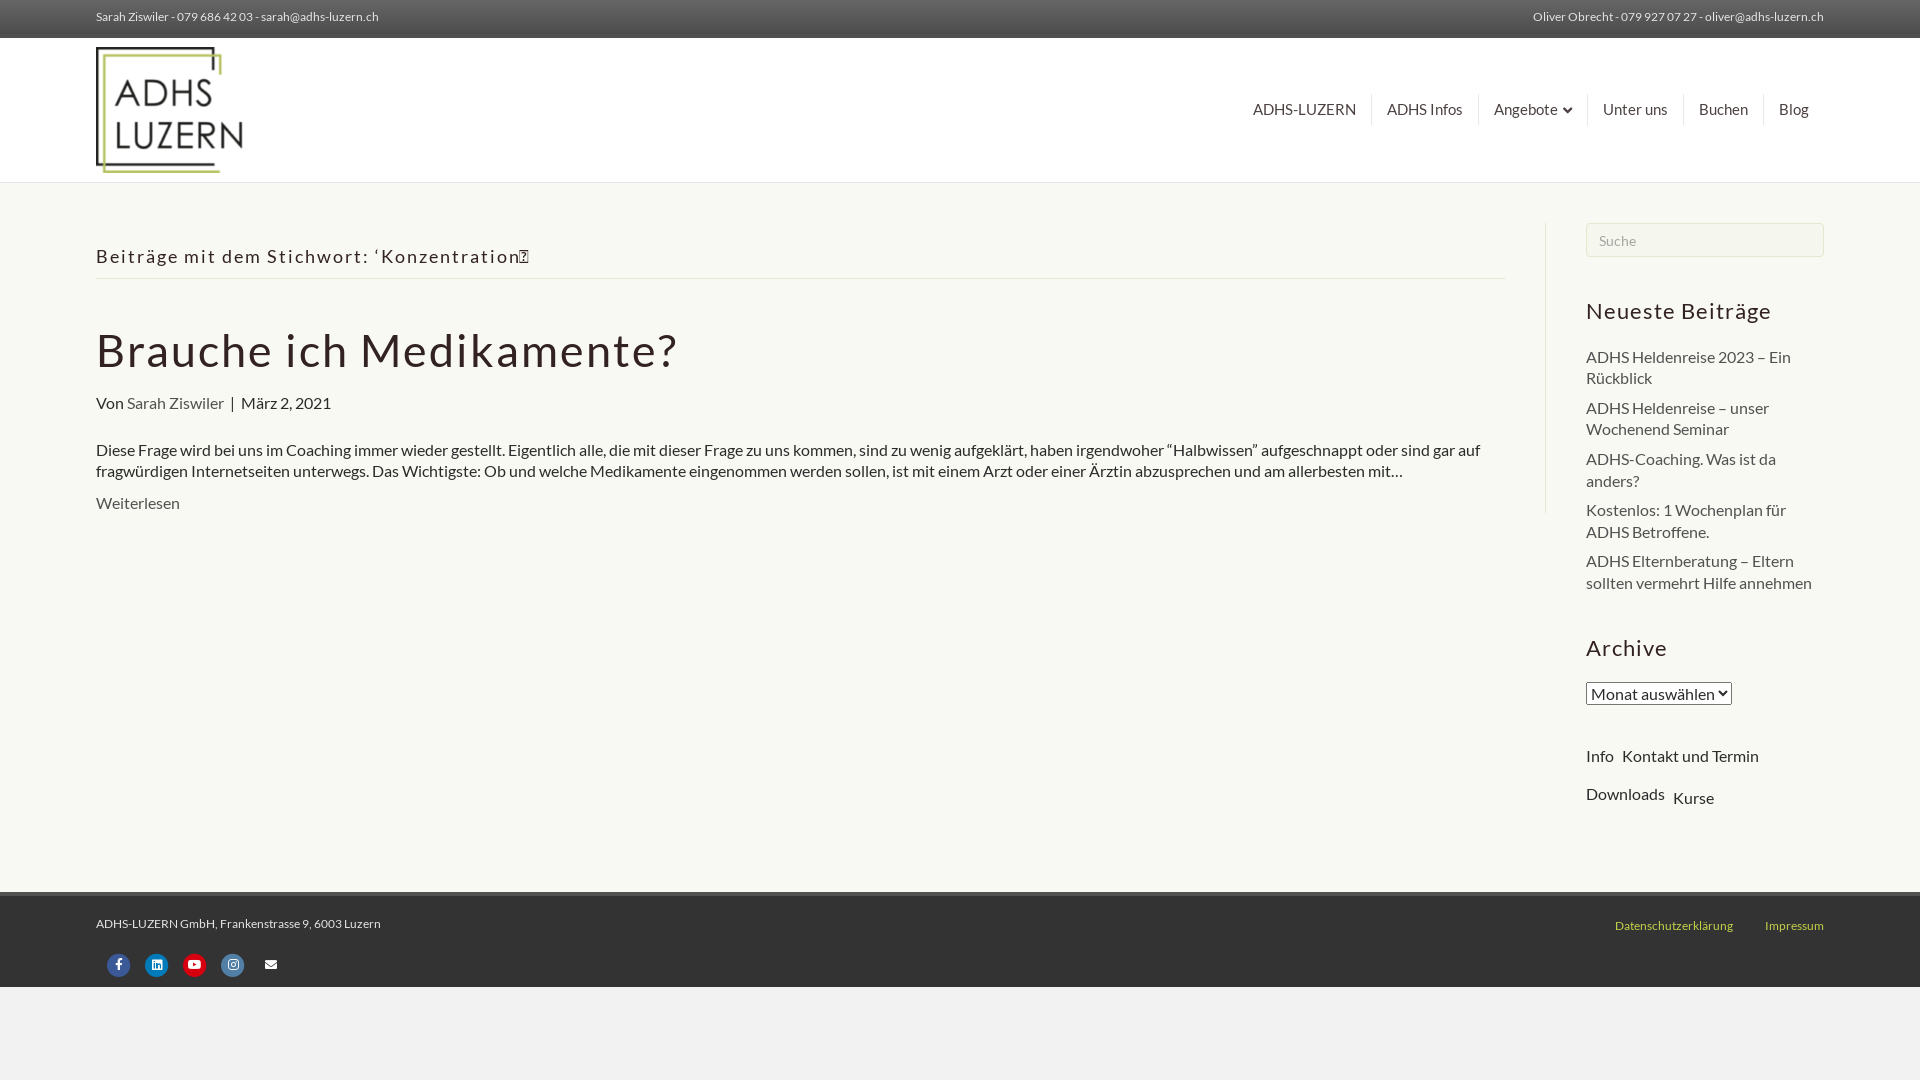 The height and width of the screenshot is (1080, 1920). What do you see at coordinates (217, 963) in the screenshot?
I see `'Instagram'` at bounding box center [217, 963].